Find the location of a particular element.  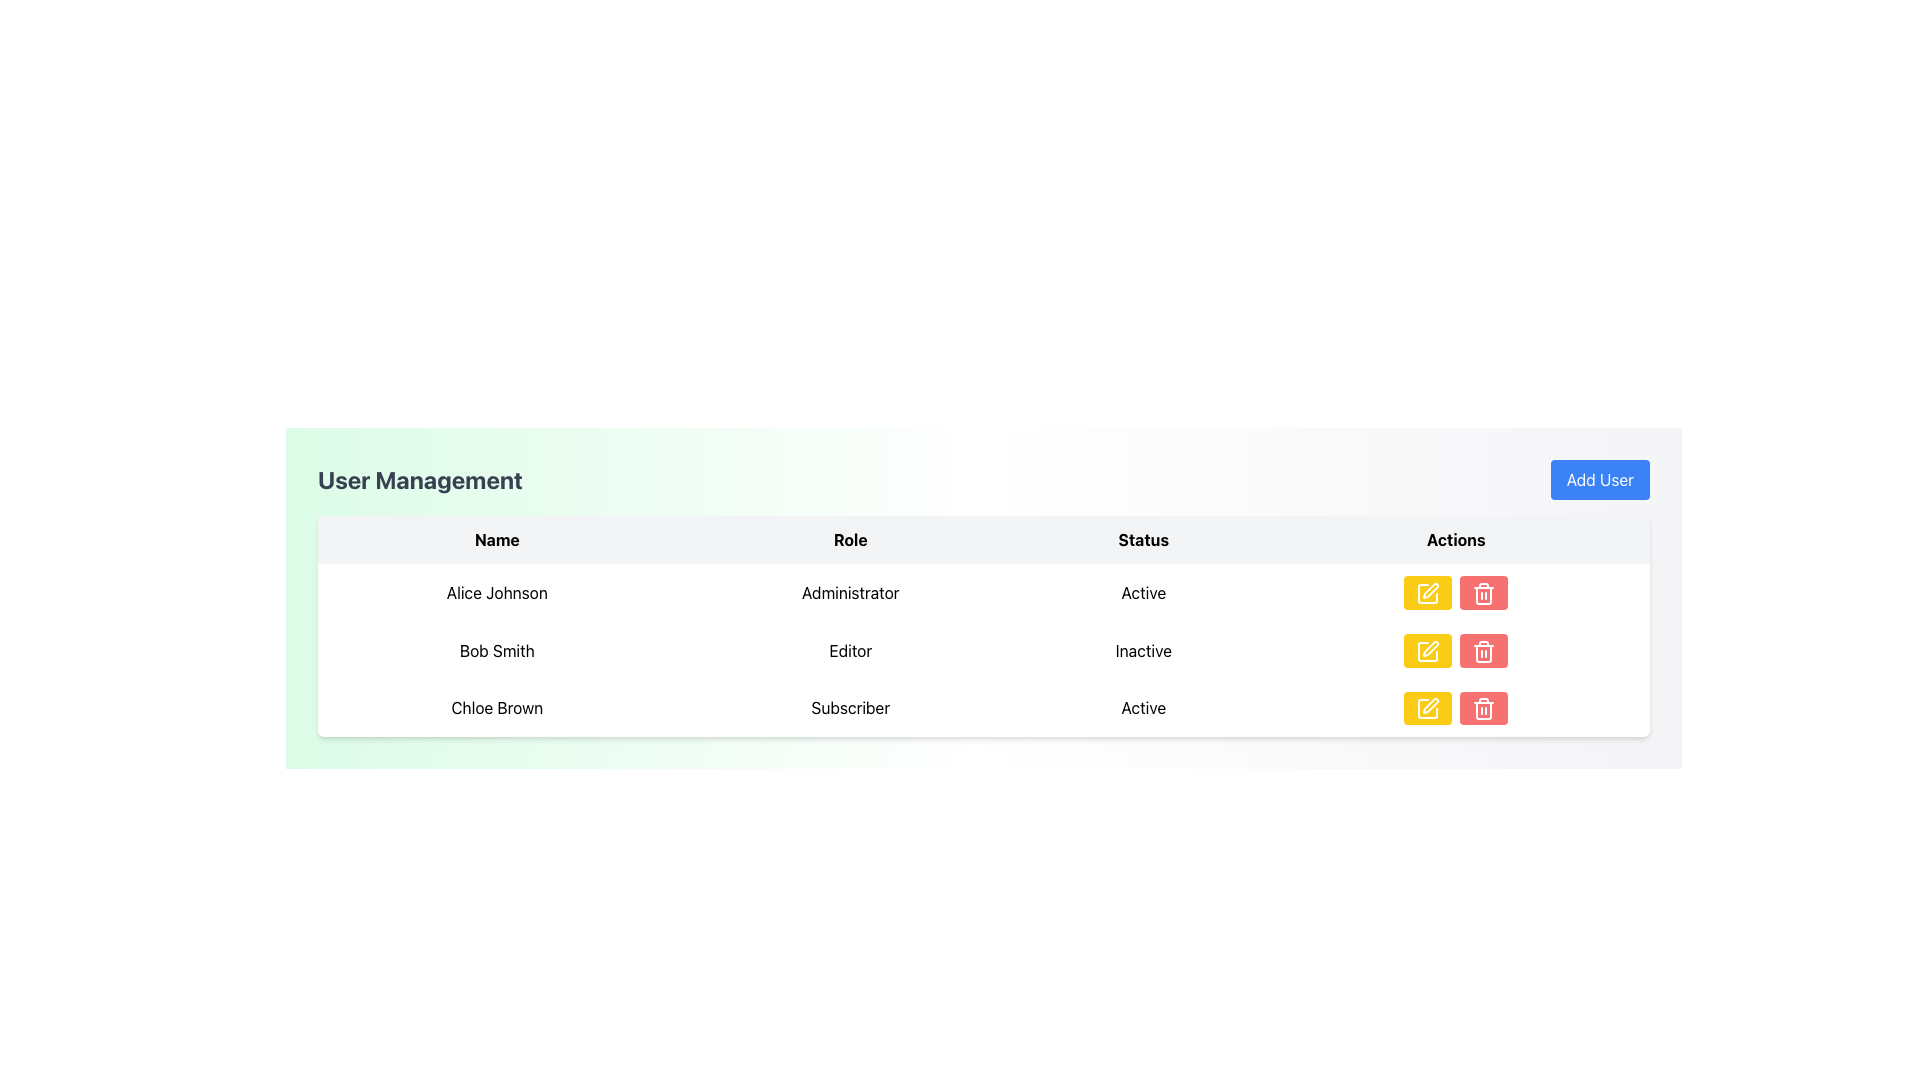

the static text label displaying the name 'Chloe Brown' in the user management interface, located in the third row of the user management table is located at coordinates (497, 707).